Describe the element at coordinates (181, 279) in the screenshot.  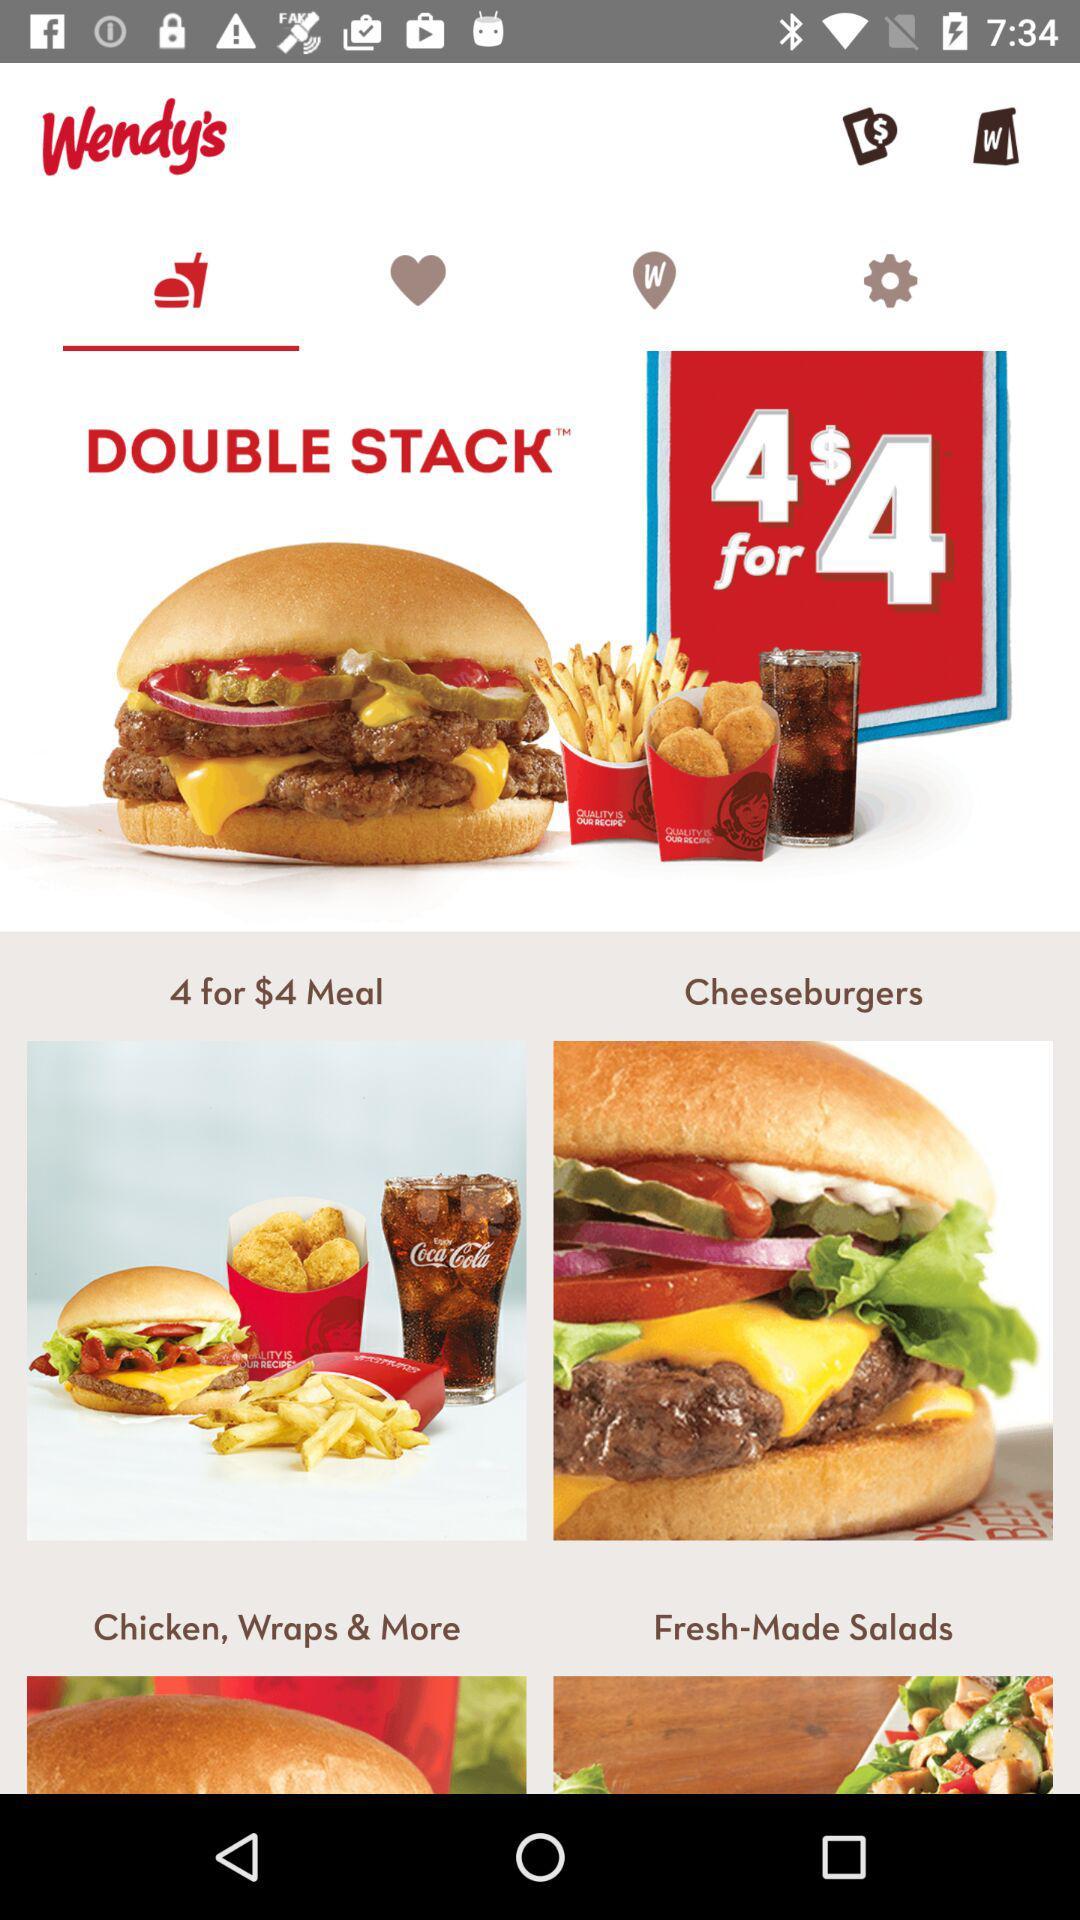
I see `the icon below wendys` at that location.